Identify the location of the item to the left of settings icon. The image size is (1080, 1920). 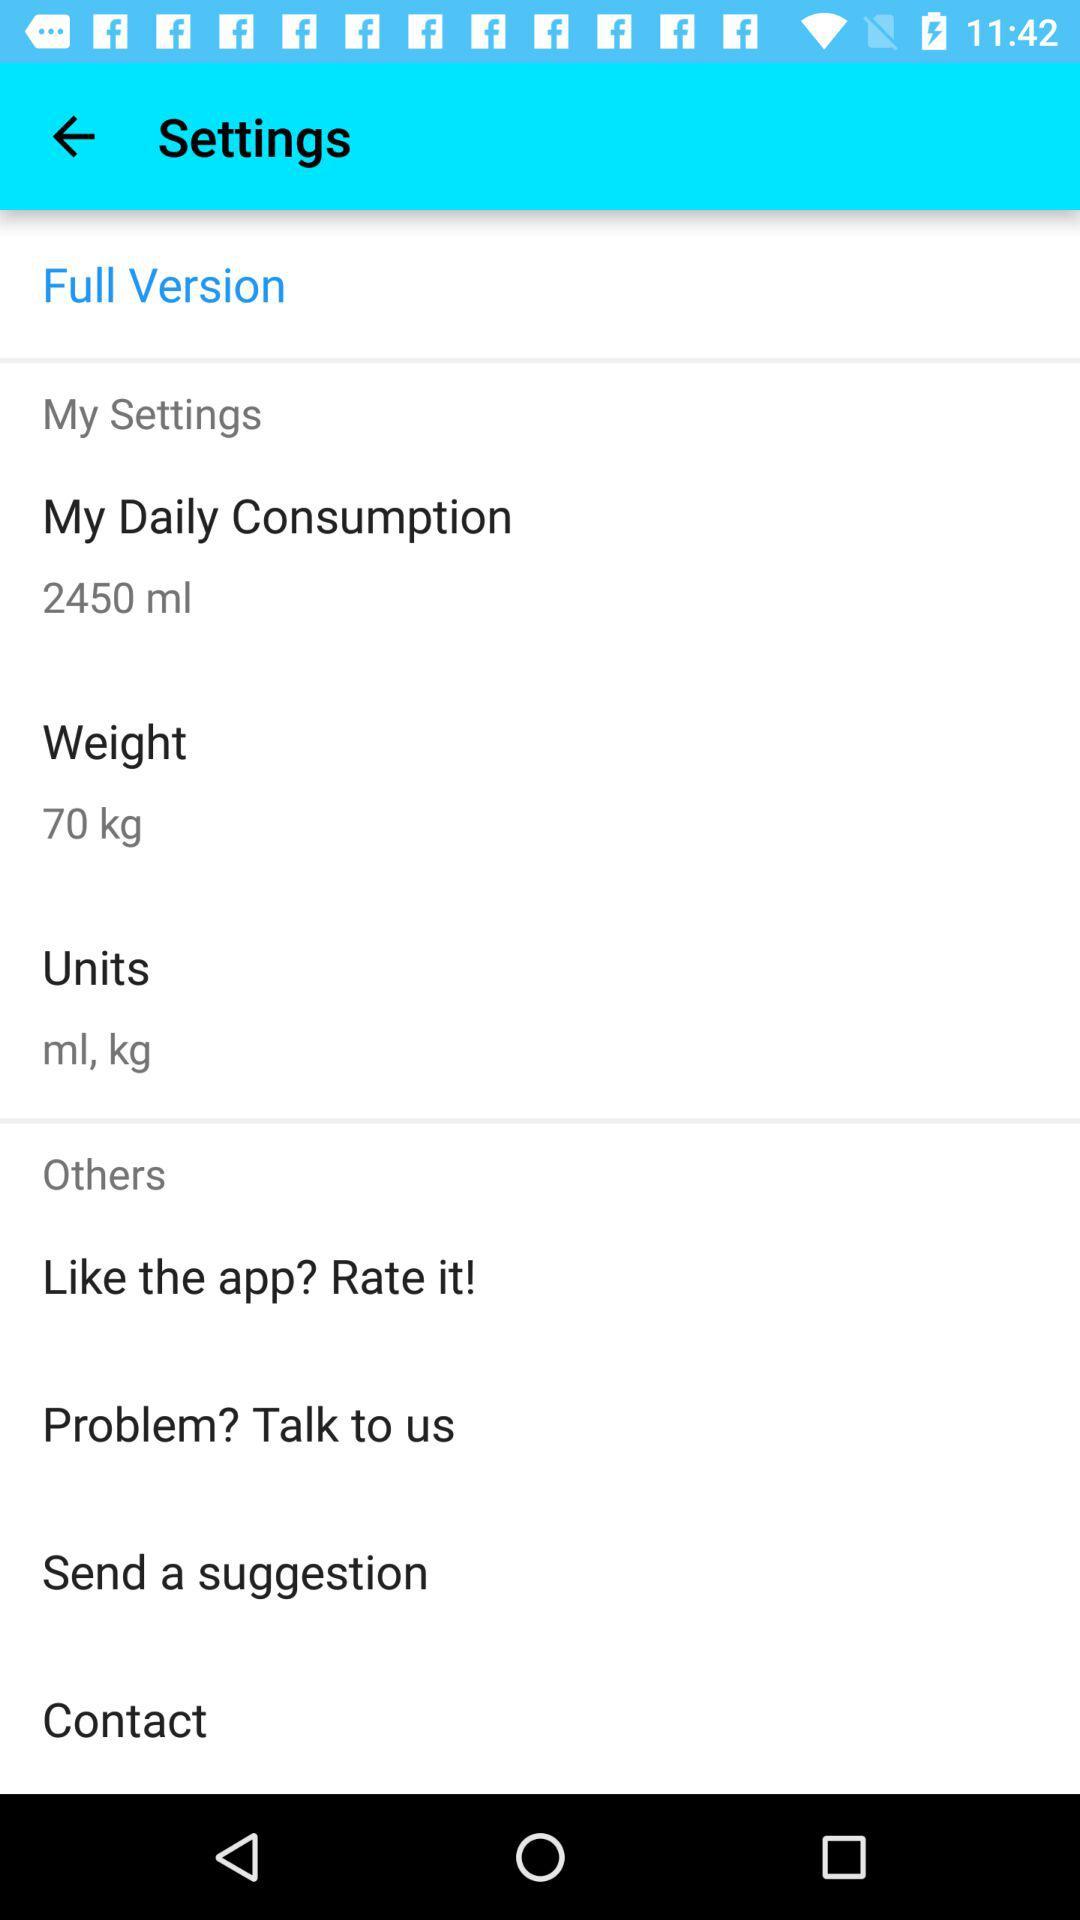
(72, 135).